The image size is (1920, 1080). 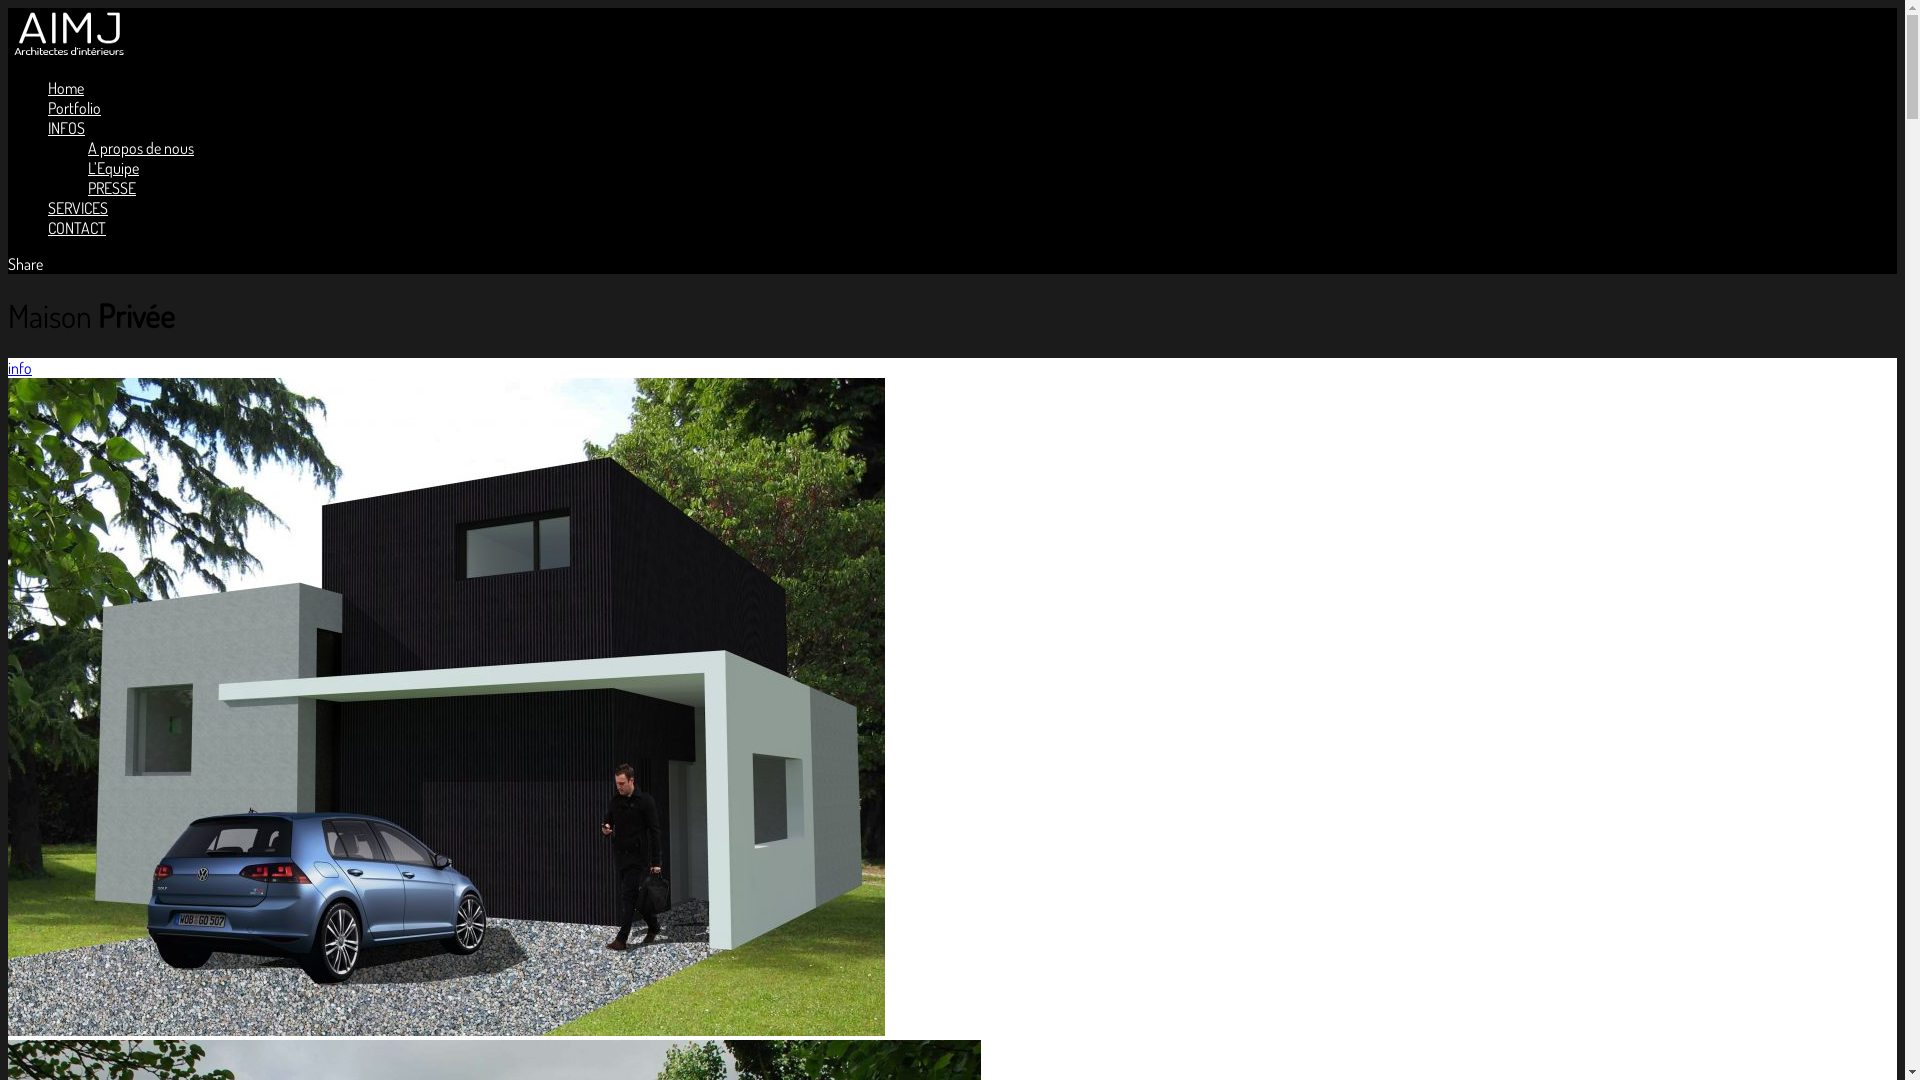 I want to click on 'PRESSE', so click(x=110, y=188).